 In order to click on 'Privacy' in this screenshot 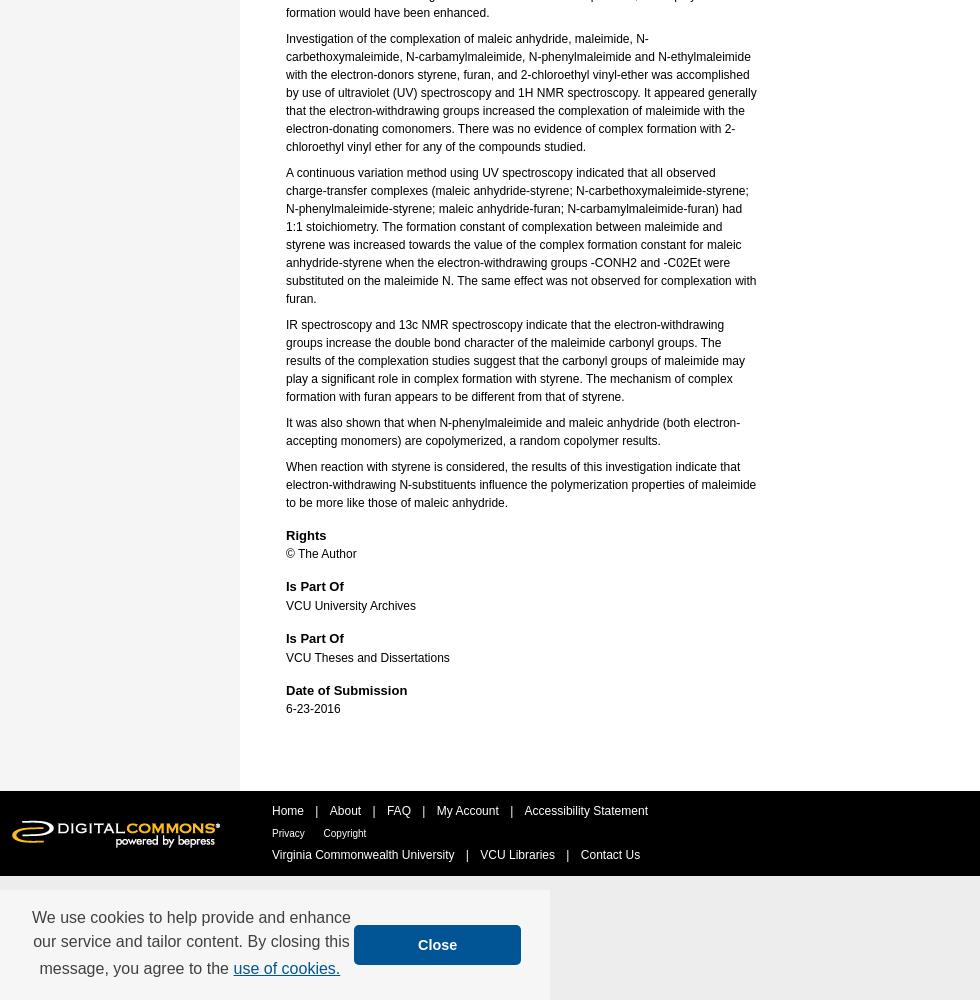, I will do `click(289, 832)`.